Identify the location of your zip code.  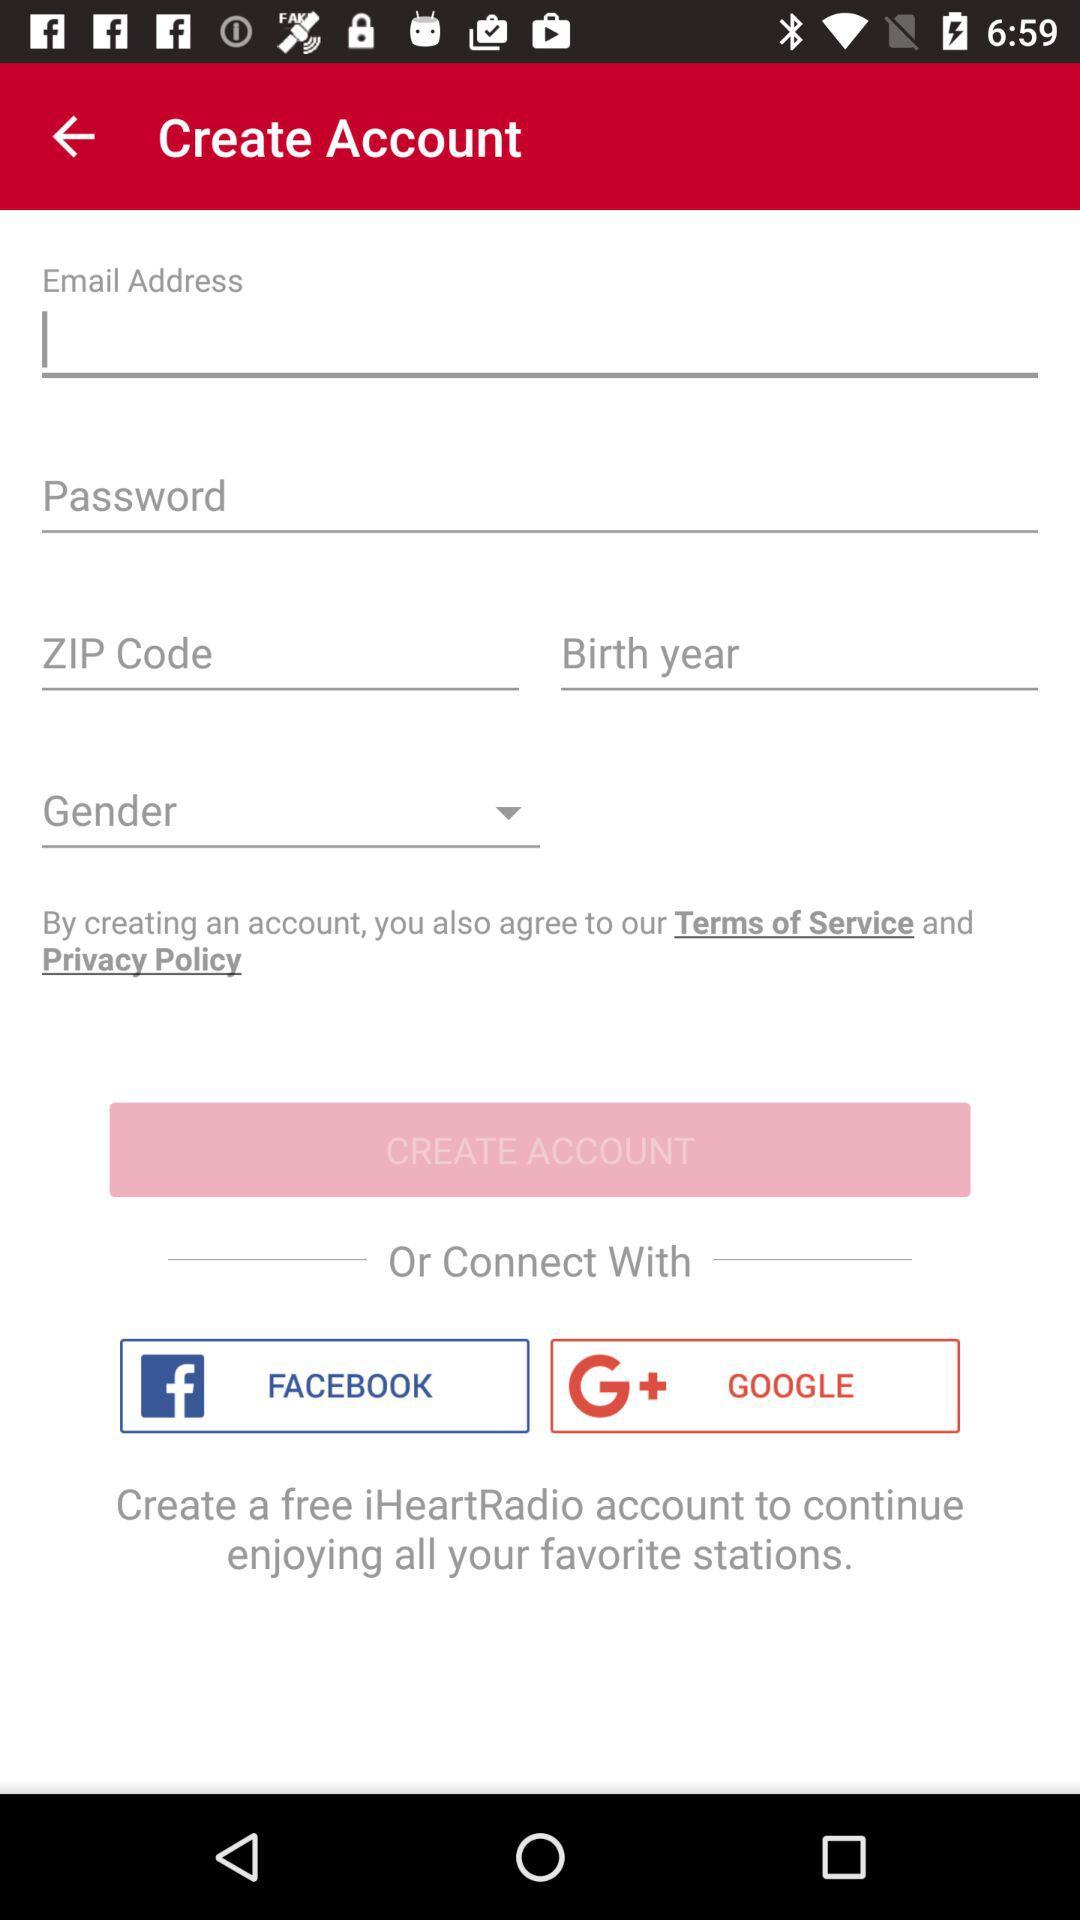
(280, 659).